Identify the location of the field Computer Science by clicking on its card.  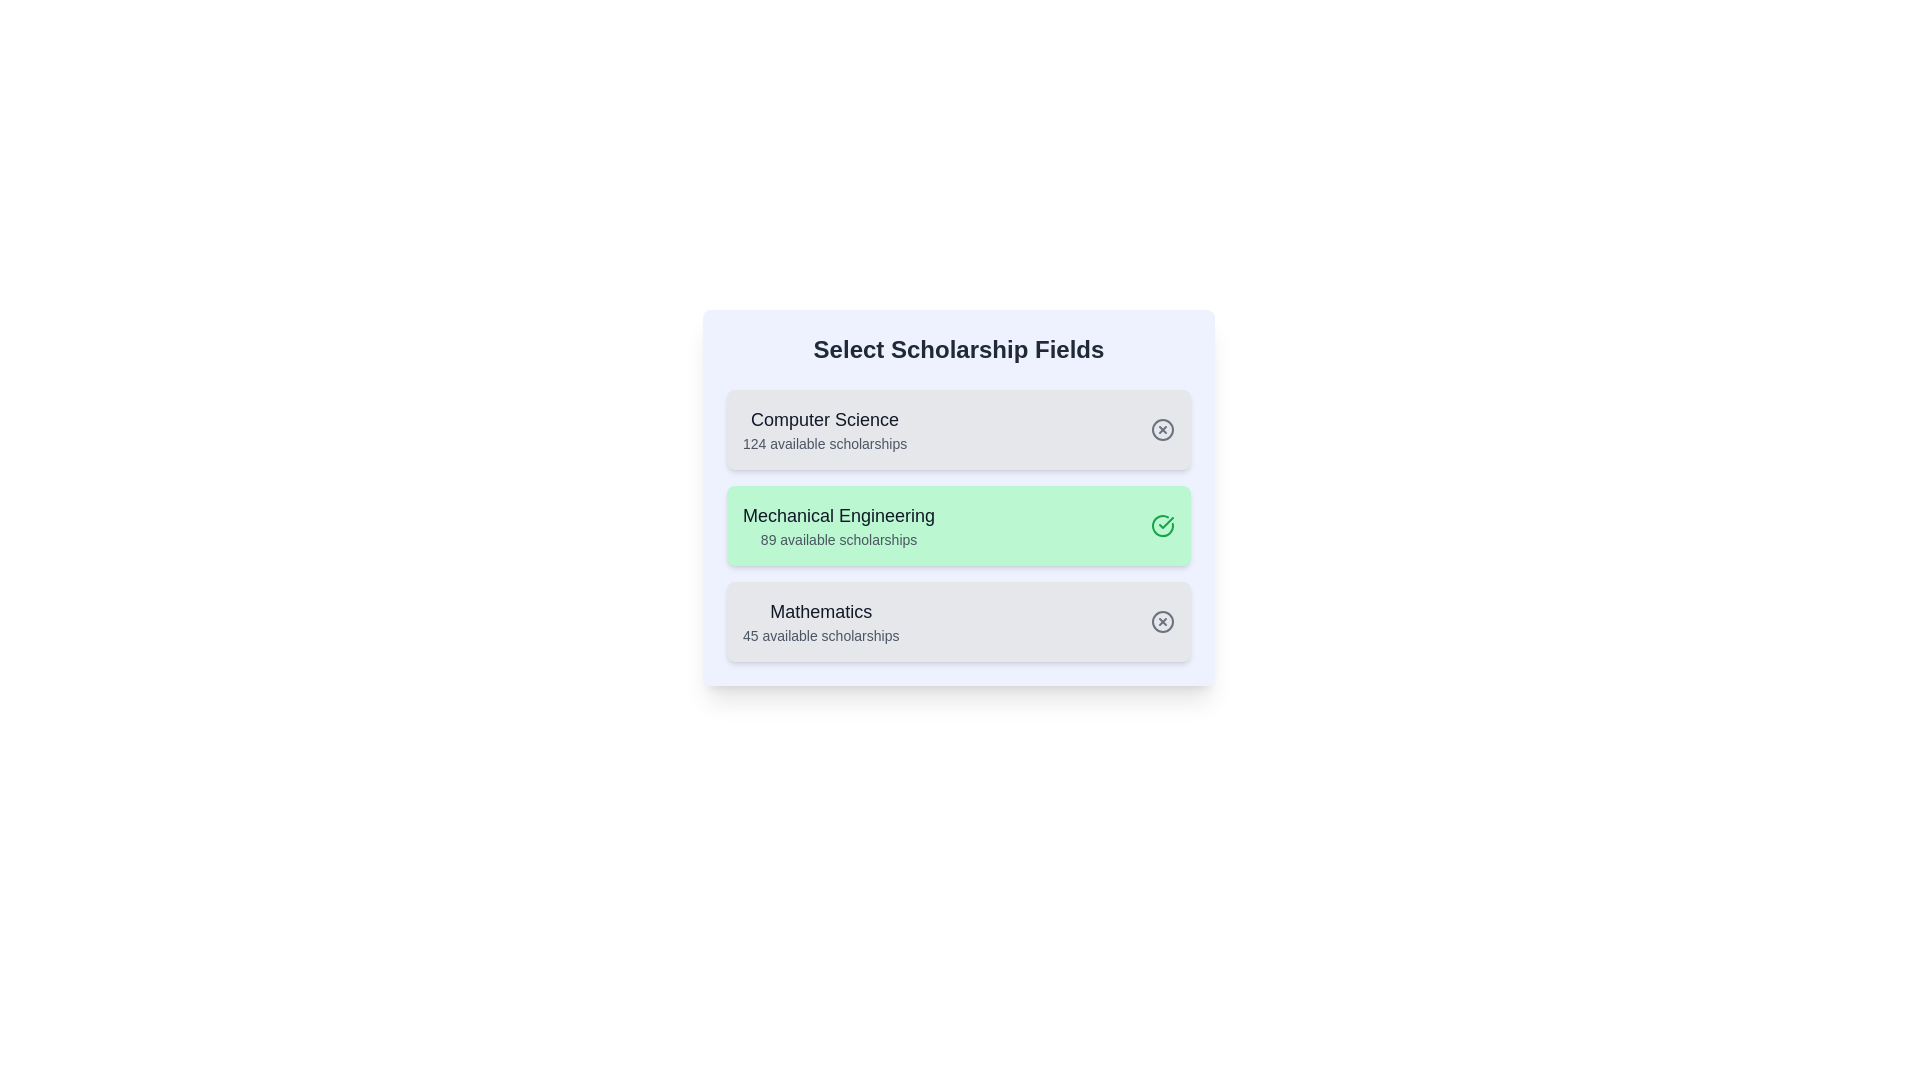
(958, 428).